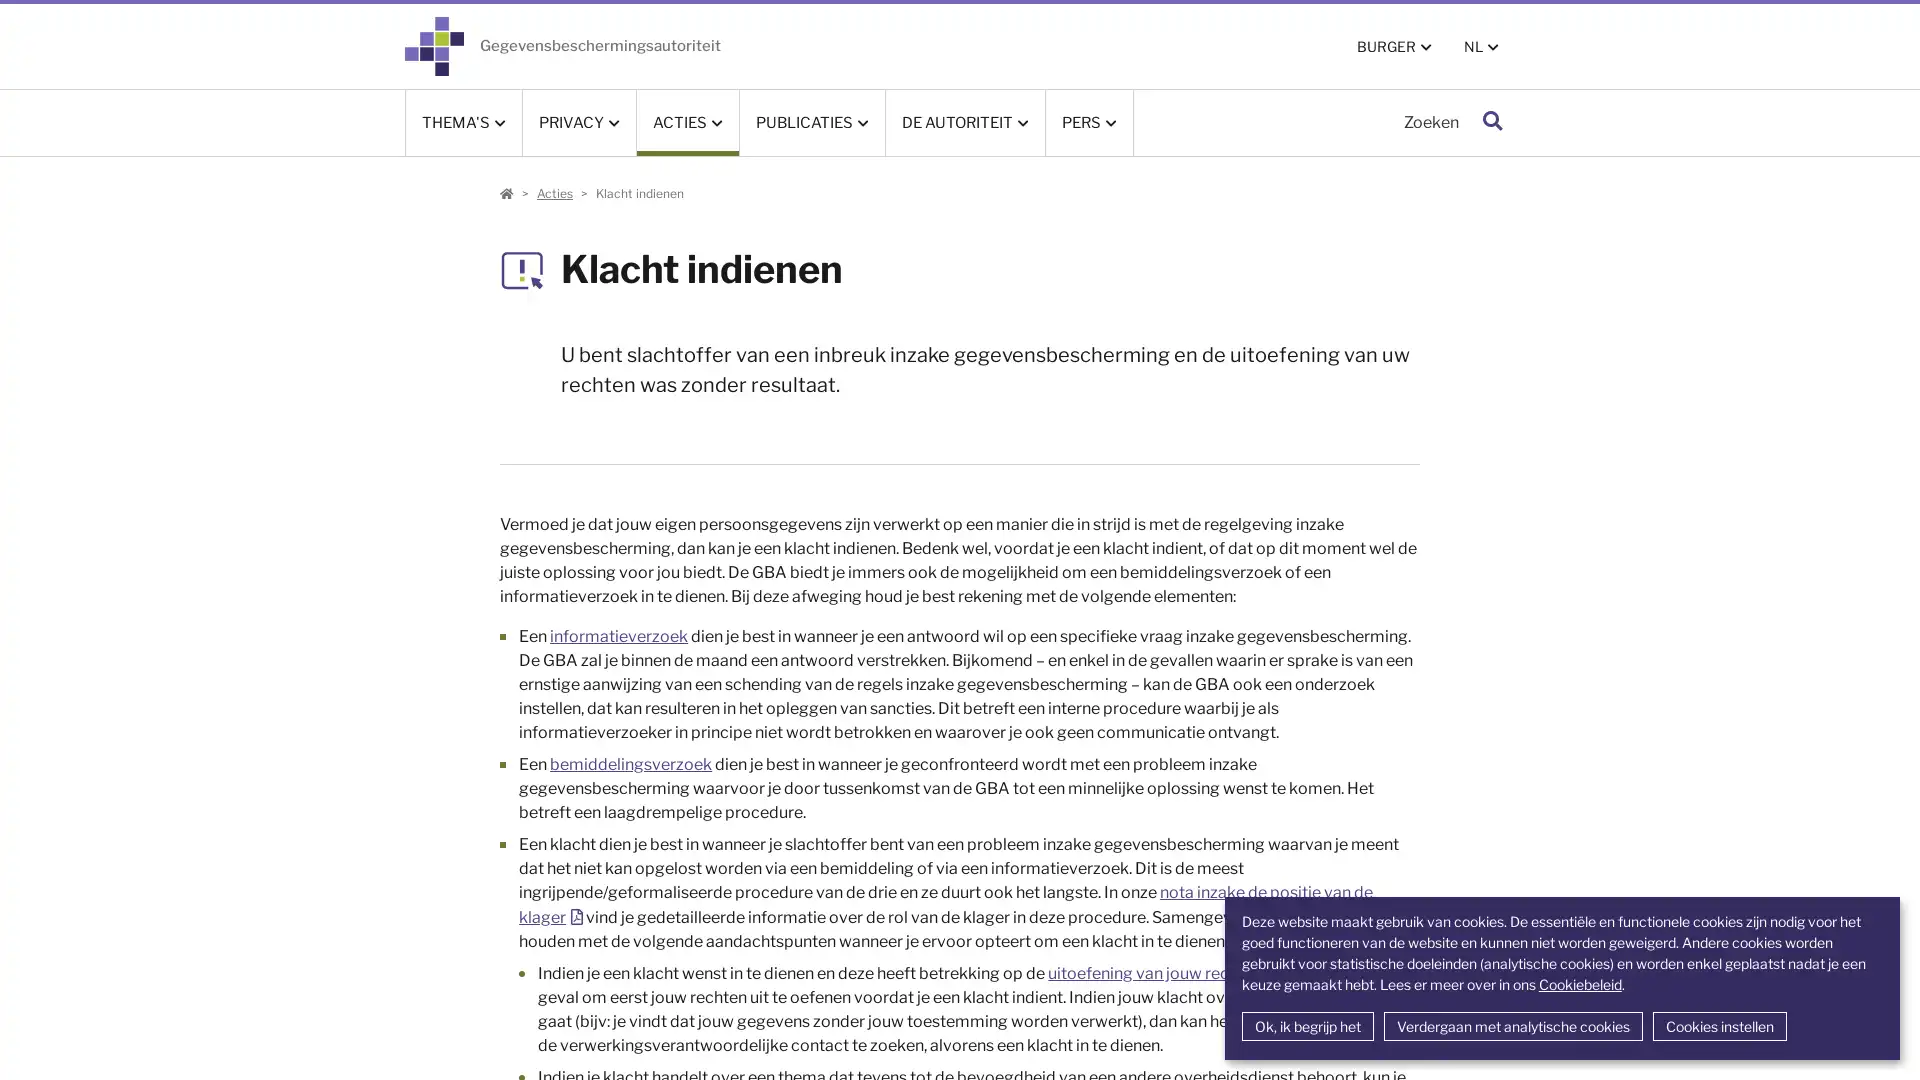  What do you see at coordinates (1717, 1026) in the screenshot?
I see `Cookies instellen` at bounding box center [1717, 1026].